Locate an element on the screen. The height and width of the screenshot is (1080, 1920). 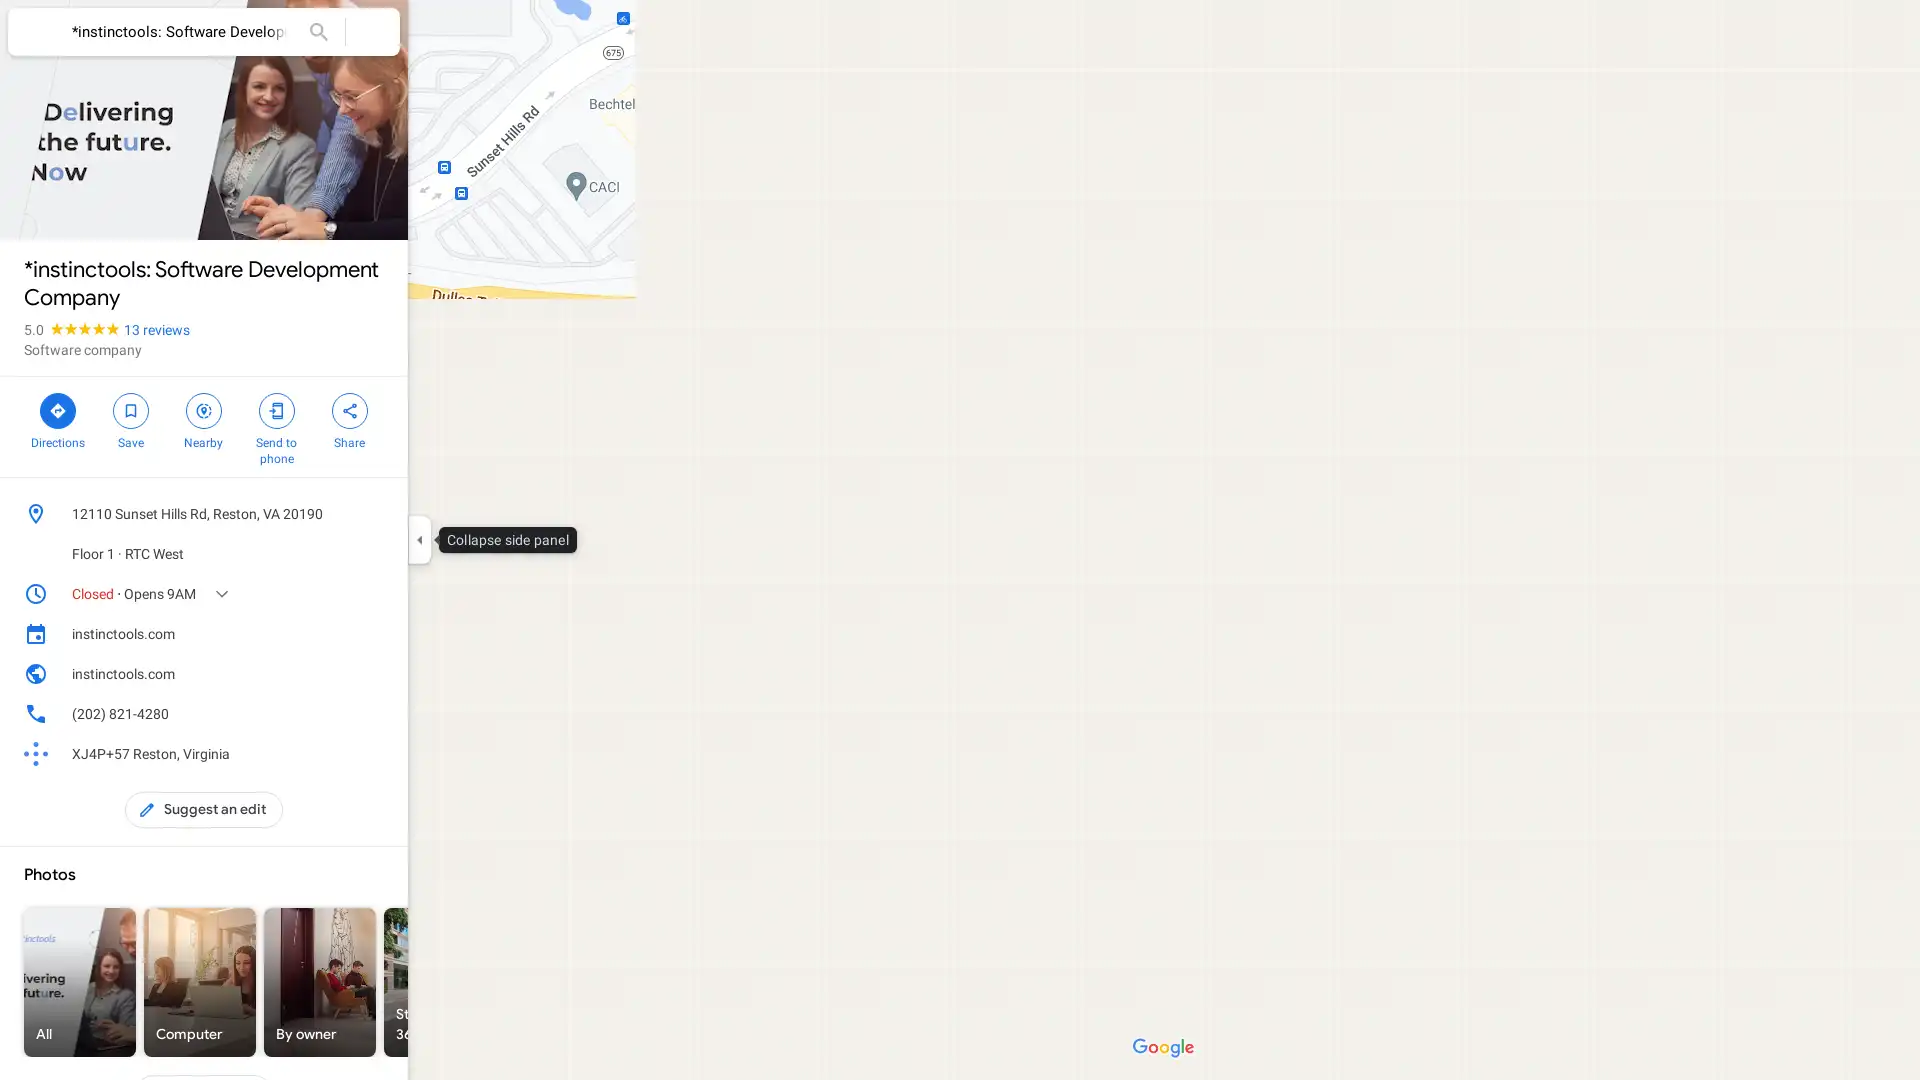
Copy plus code is located at coordinates (344, 753).